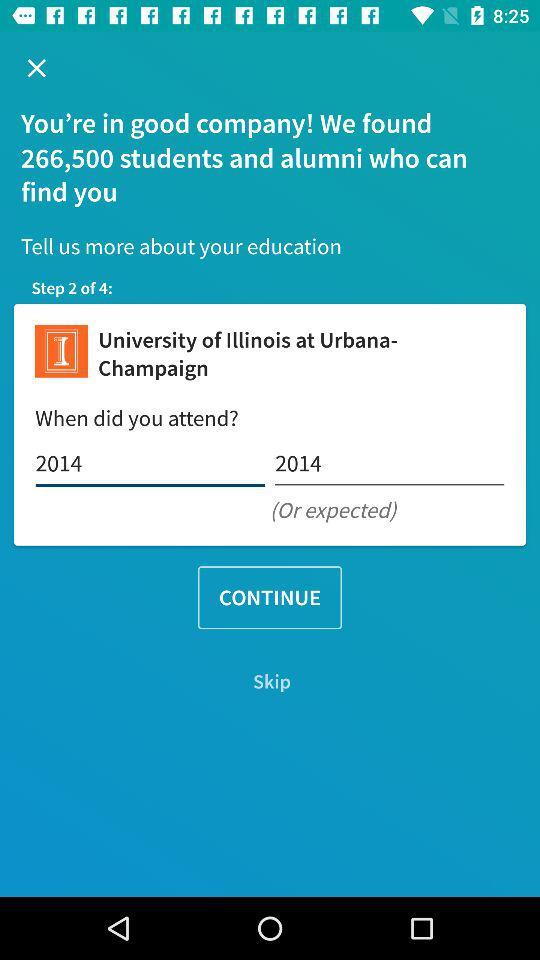 This screenshot has width=540, height=960. Describe the element at coordinates (270, 681) in the screenshot. I see `the item below the continue item` at that location.